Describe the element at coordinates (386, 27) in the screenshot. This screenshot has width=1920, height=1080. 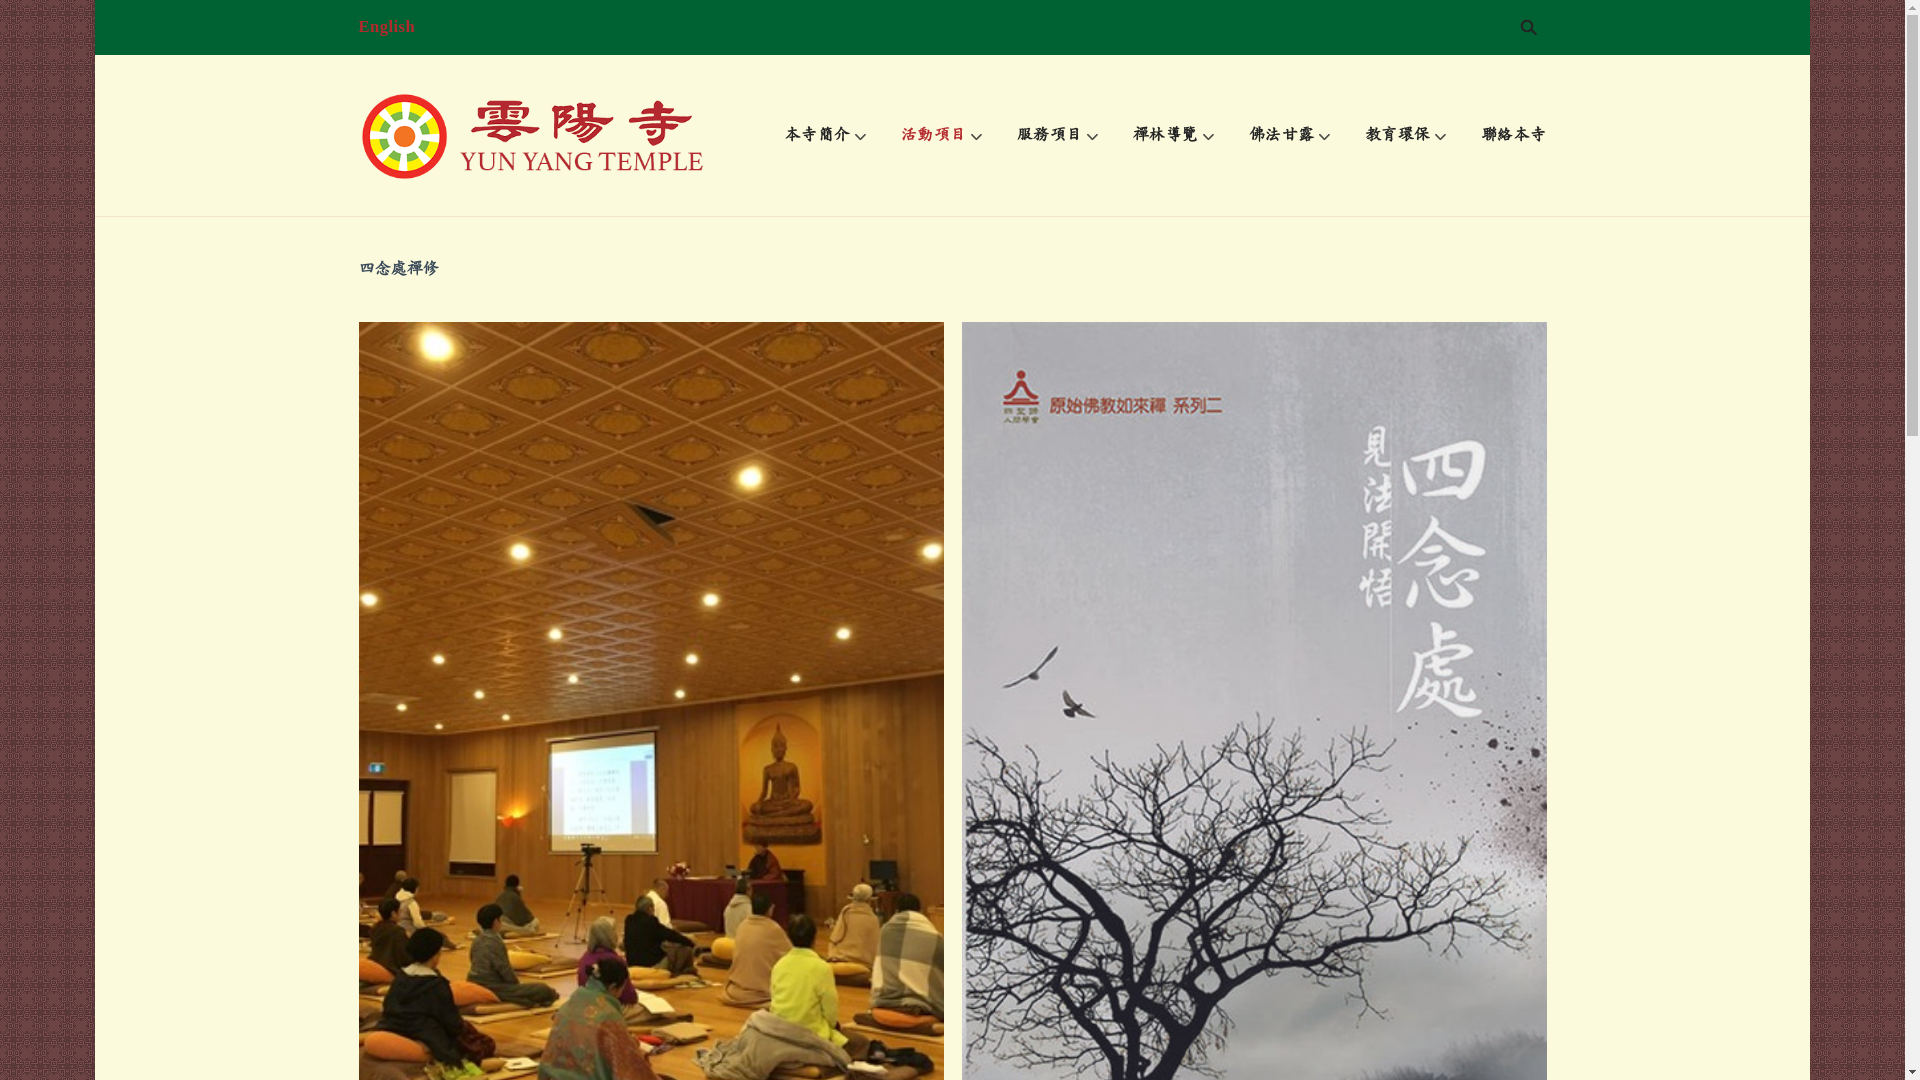
I see `'English'` at that location.